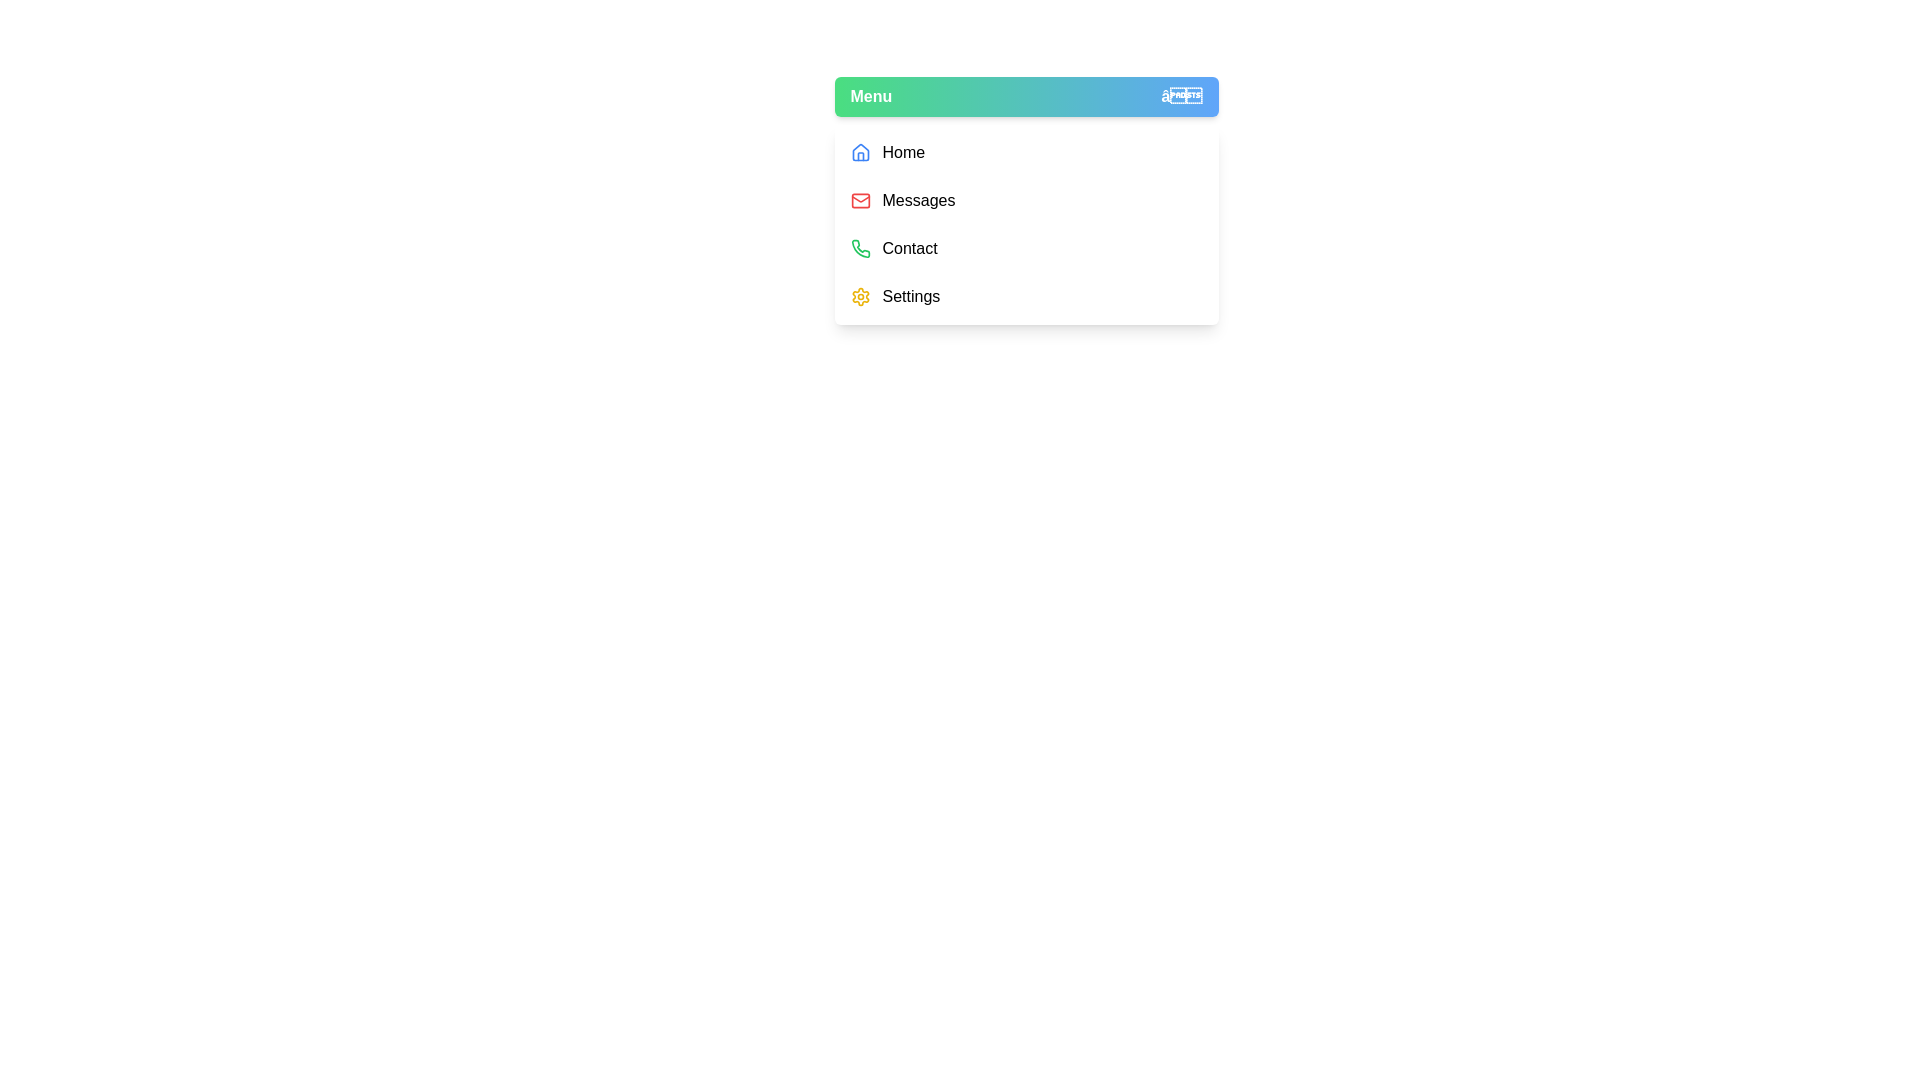  What do you see at coordinates (1026, 248) in the screenshot?
I see `the menu item Contact` at bounding box center [1026, 248].